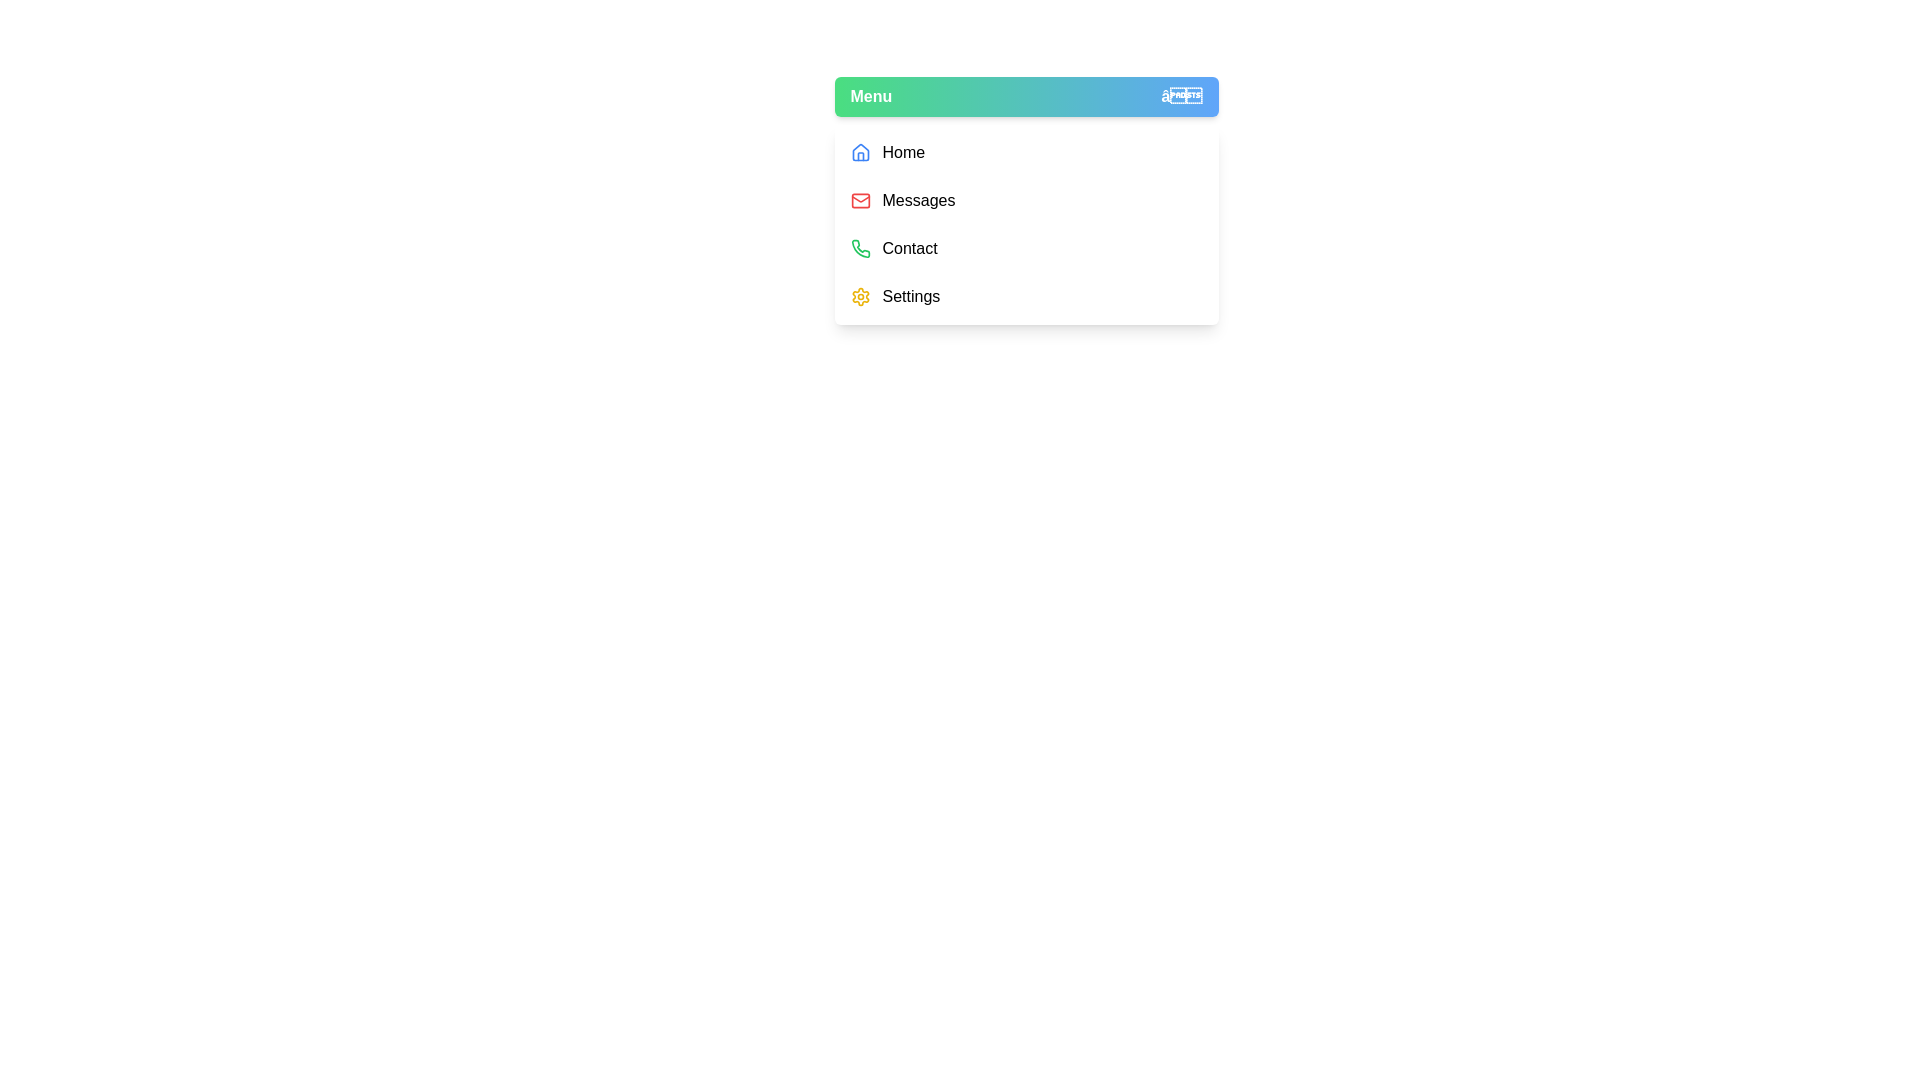  What do you see at coordinates (1026, 248) in the screenshot?
I see `the menu item Contact` at bounding box center [1026, 248].